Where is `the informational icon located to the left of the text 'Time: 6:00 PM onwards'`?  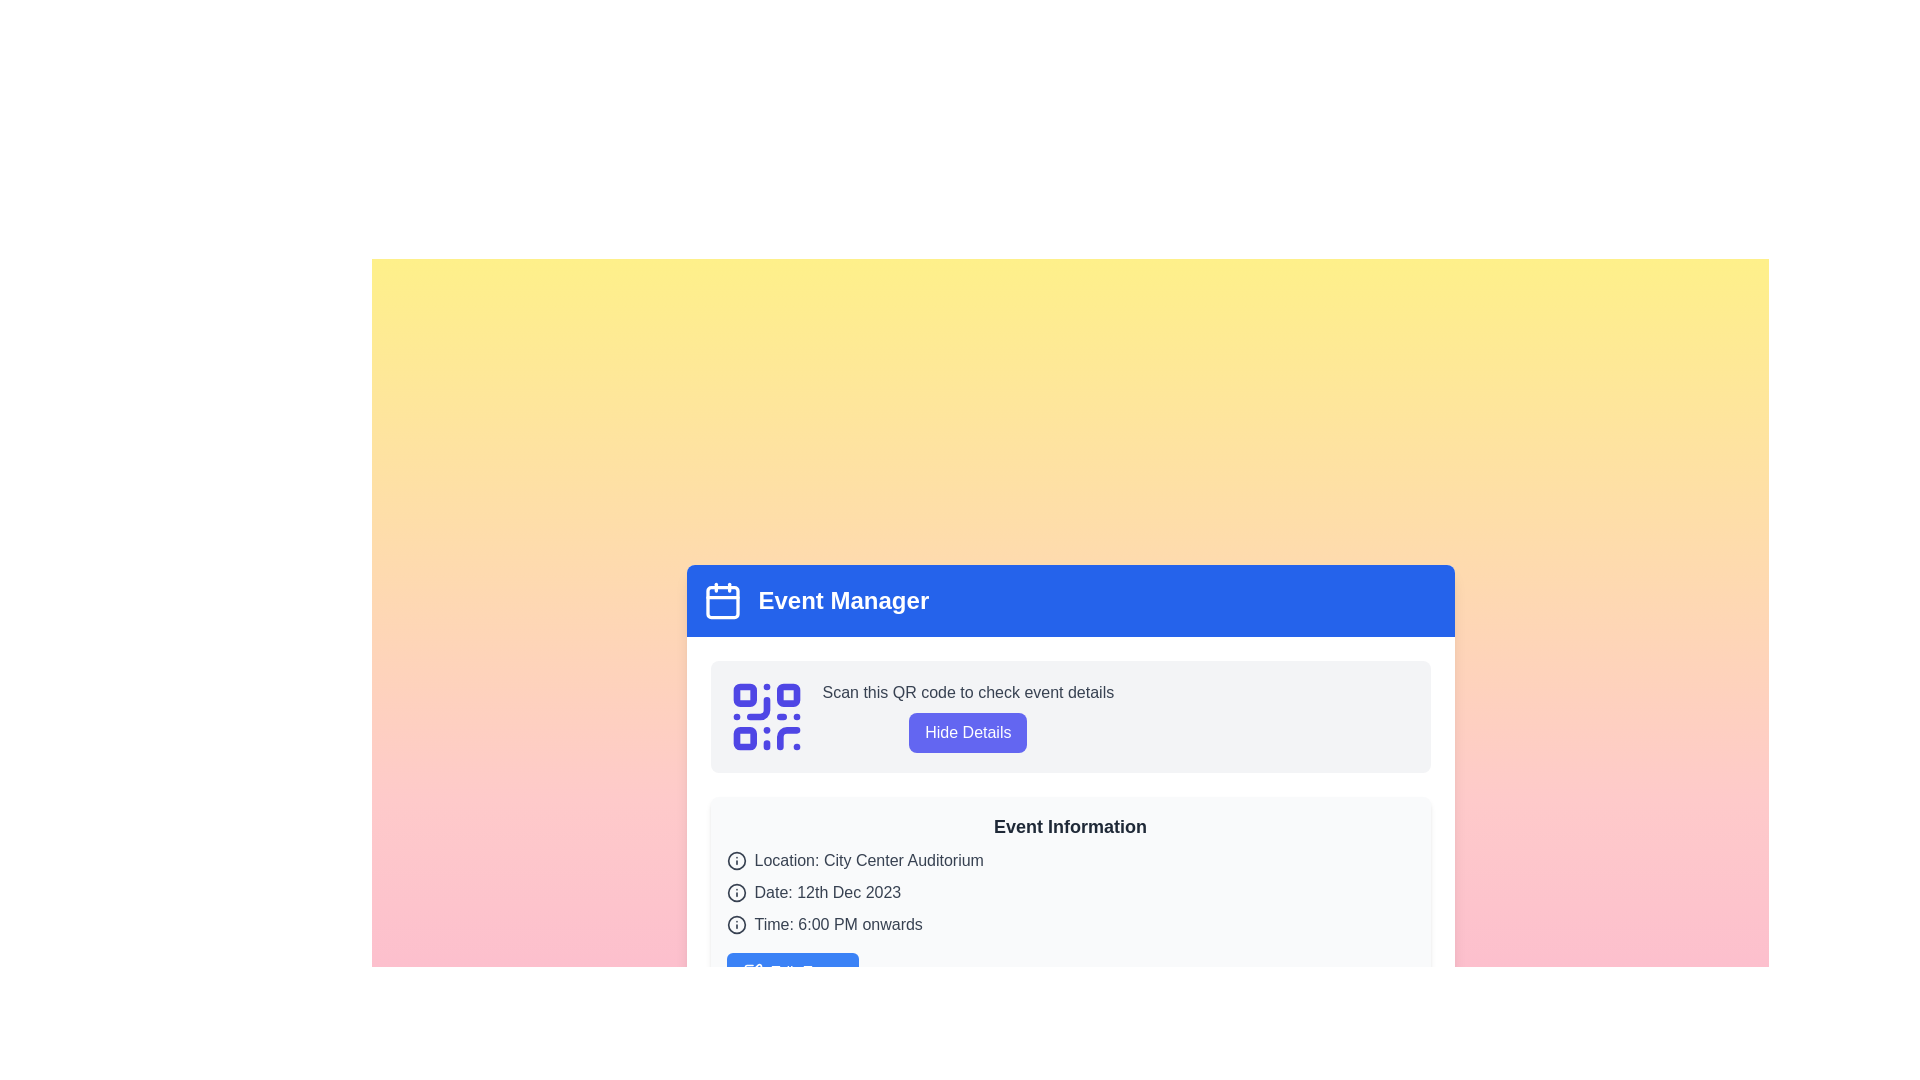
the informational icon located to the left of the text 'Time: 6:00 PM onwards' is located at coordinates (735, 925).